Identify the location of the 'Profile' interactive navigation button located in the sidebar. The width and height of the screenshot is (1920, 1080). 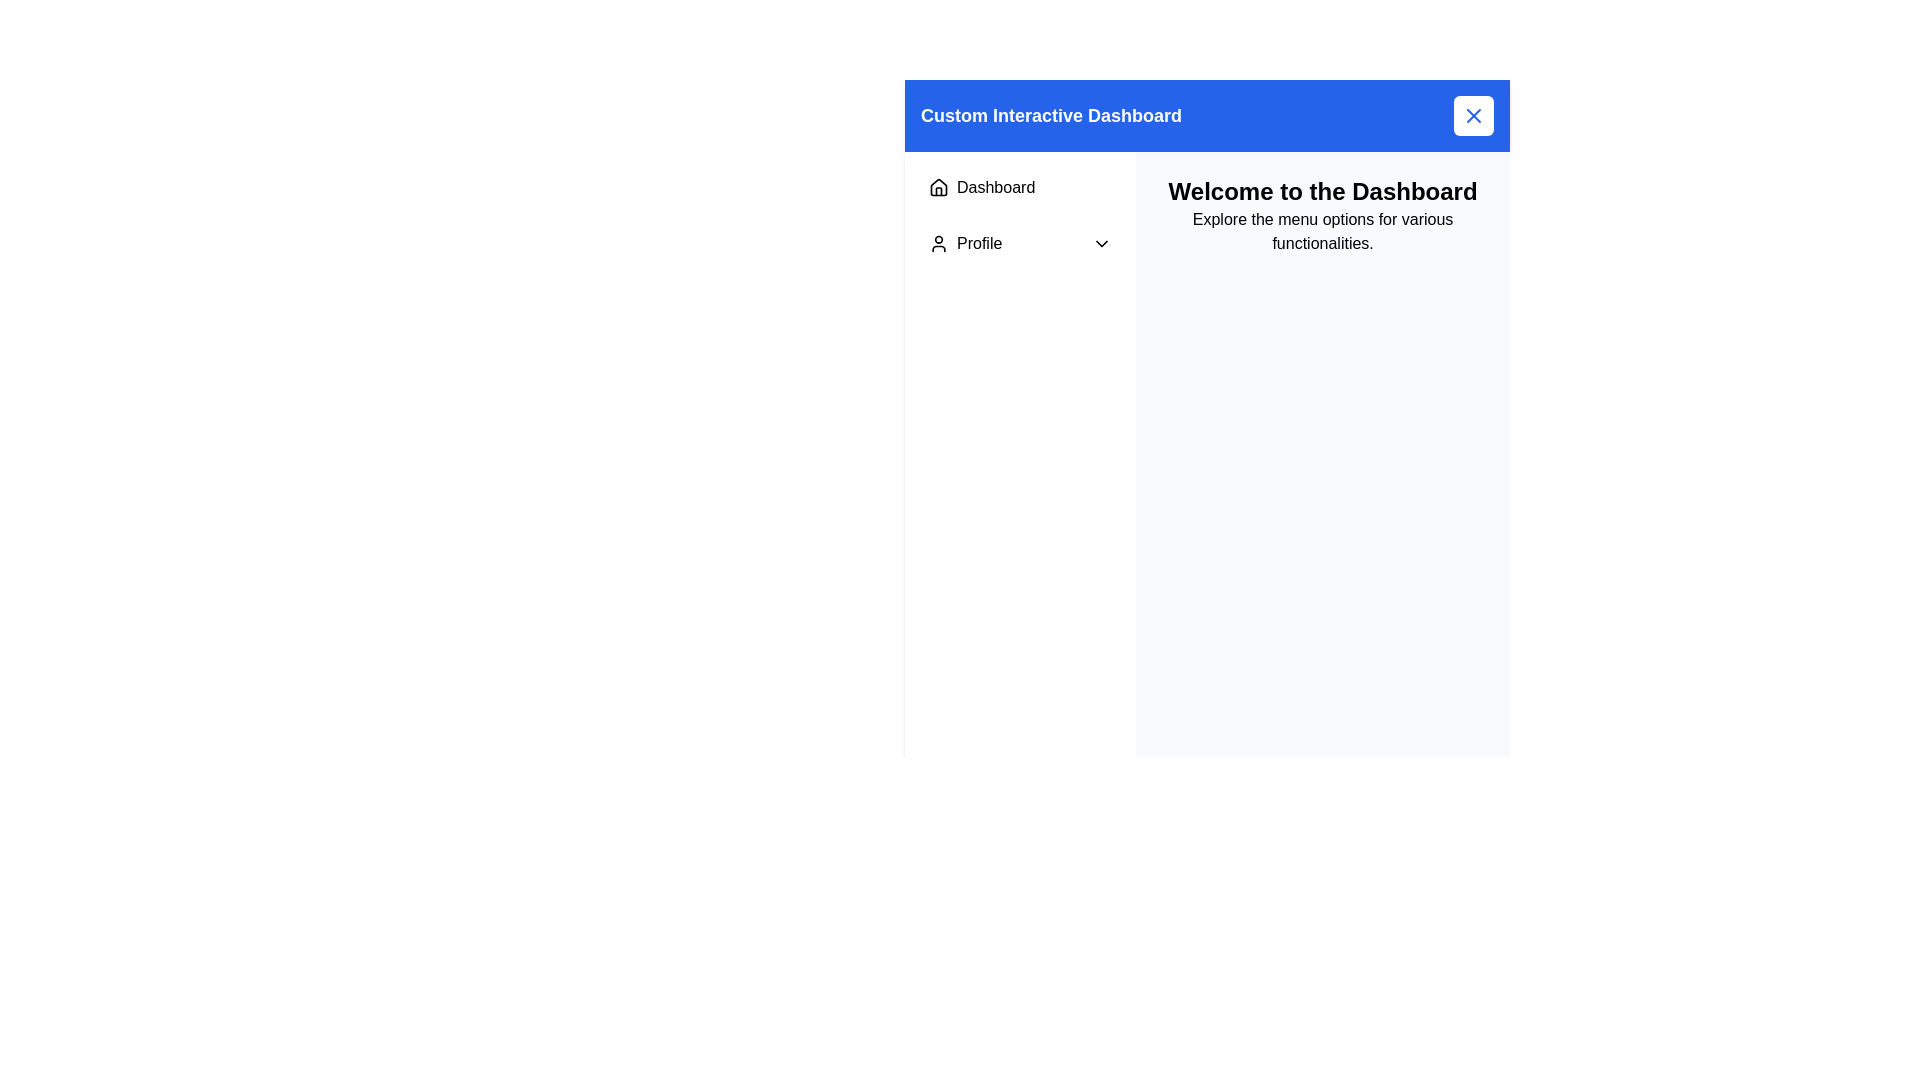
(1020, 242).